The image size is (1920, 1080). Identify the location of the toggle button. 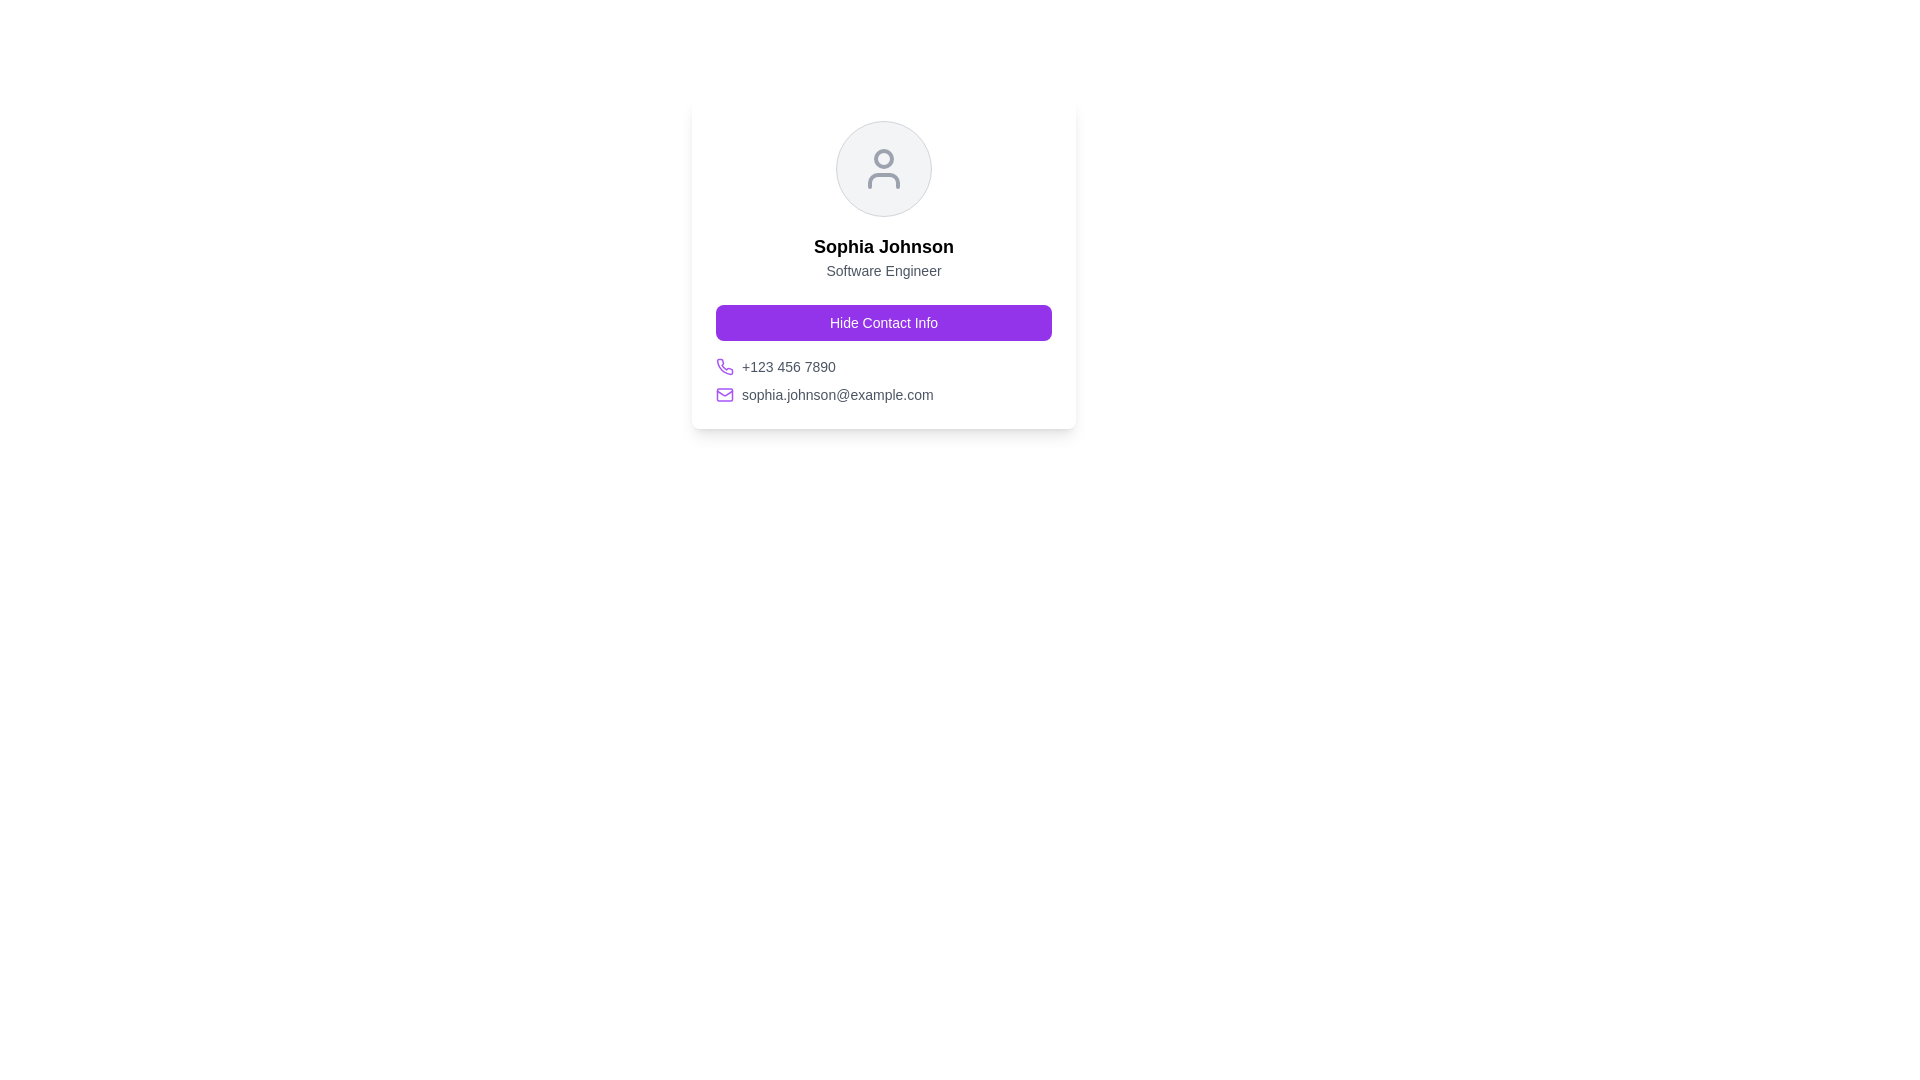
(882, 322).